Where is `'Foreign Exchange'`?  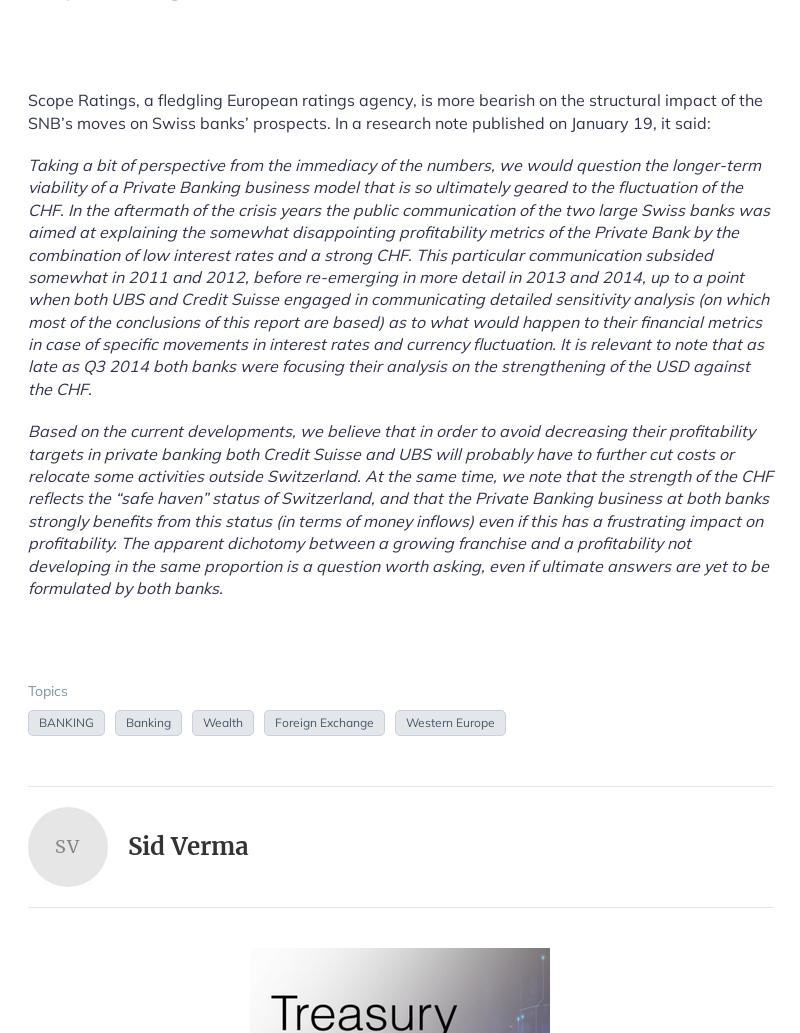 'Foreign Exchange' is located at coordinates (323, 721).